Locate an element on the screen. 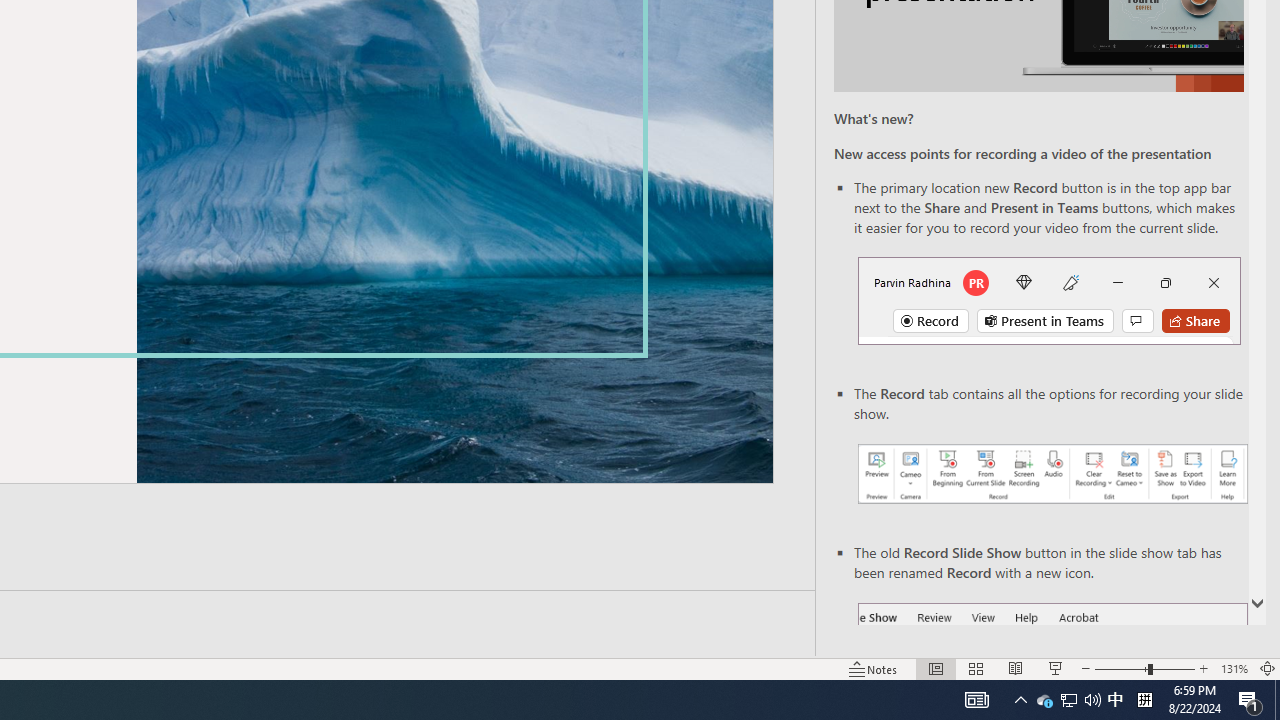 The height and width of the screenshot is (720, 1280). 'Zoom 131%' is located at coordinates (1233, 669).